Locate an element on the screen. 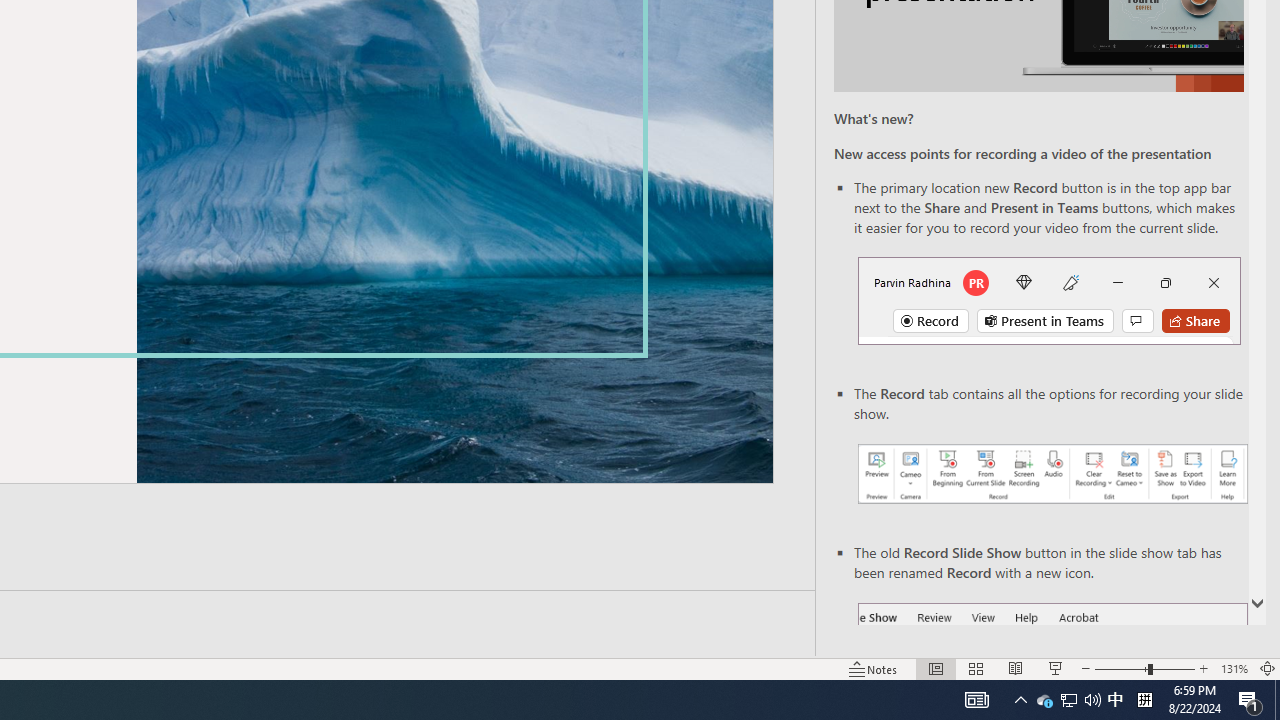 The height and width of the screenshot is (720, 1280). 'Zoom 131%' is located at coordinates (1233, 669).